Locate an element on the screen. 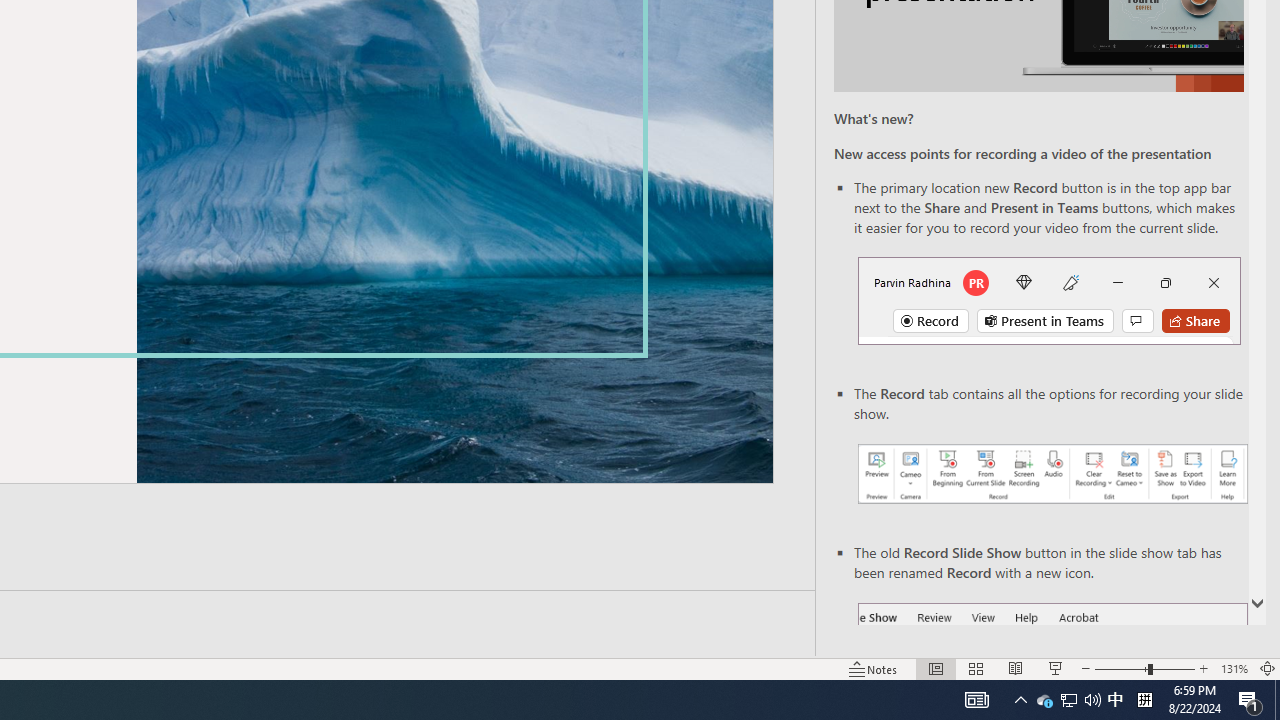 The height and width of the screenshot is (720, 1280). 'Zoom 131%' is located at coordinates (1233, 669).